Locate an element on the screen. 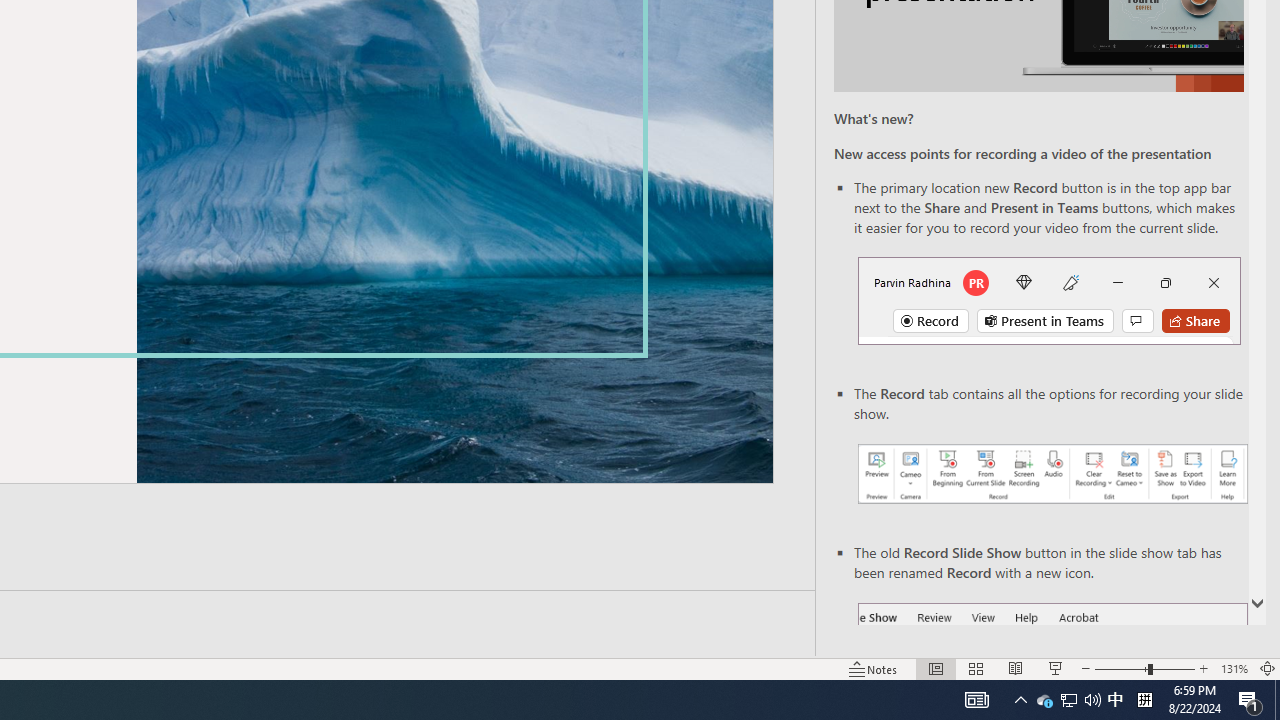 The height and width of the screenshot is (720, 1280). 'Zoom 131%' is located at coordinates (1233, 669).